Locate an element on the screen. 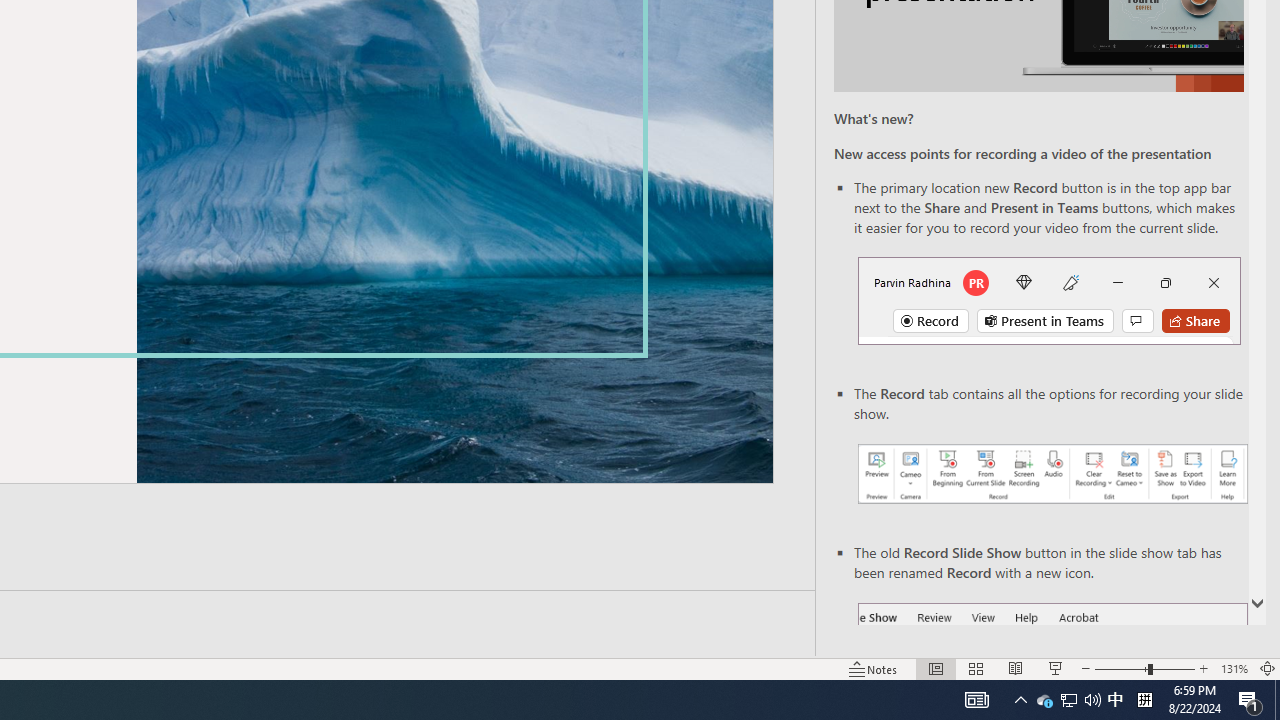 The height and width of the screenshot is (720, 1280). 'Zoom 131%' is located at coordinates (1233, 669).